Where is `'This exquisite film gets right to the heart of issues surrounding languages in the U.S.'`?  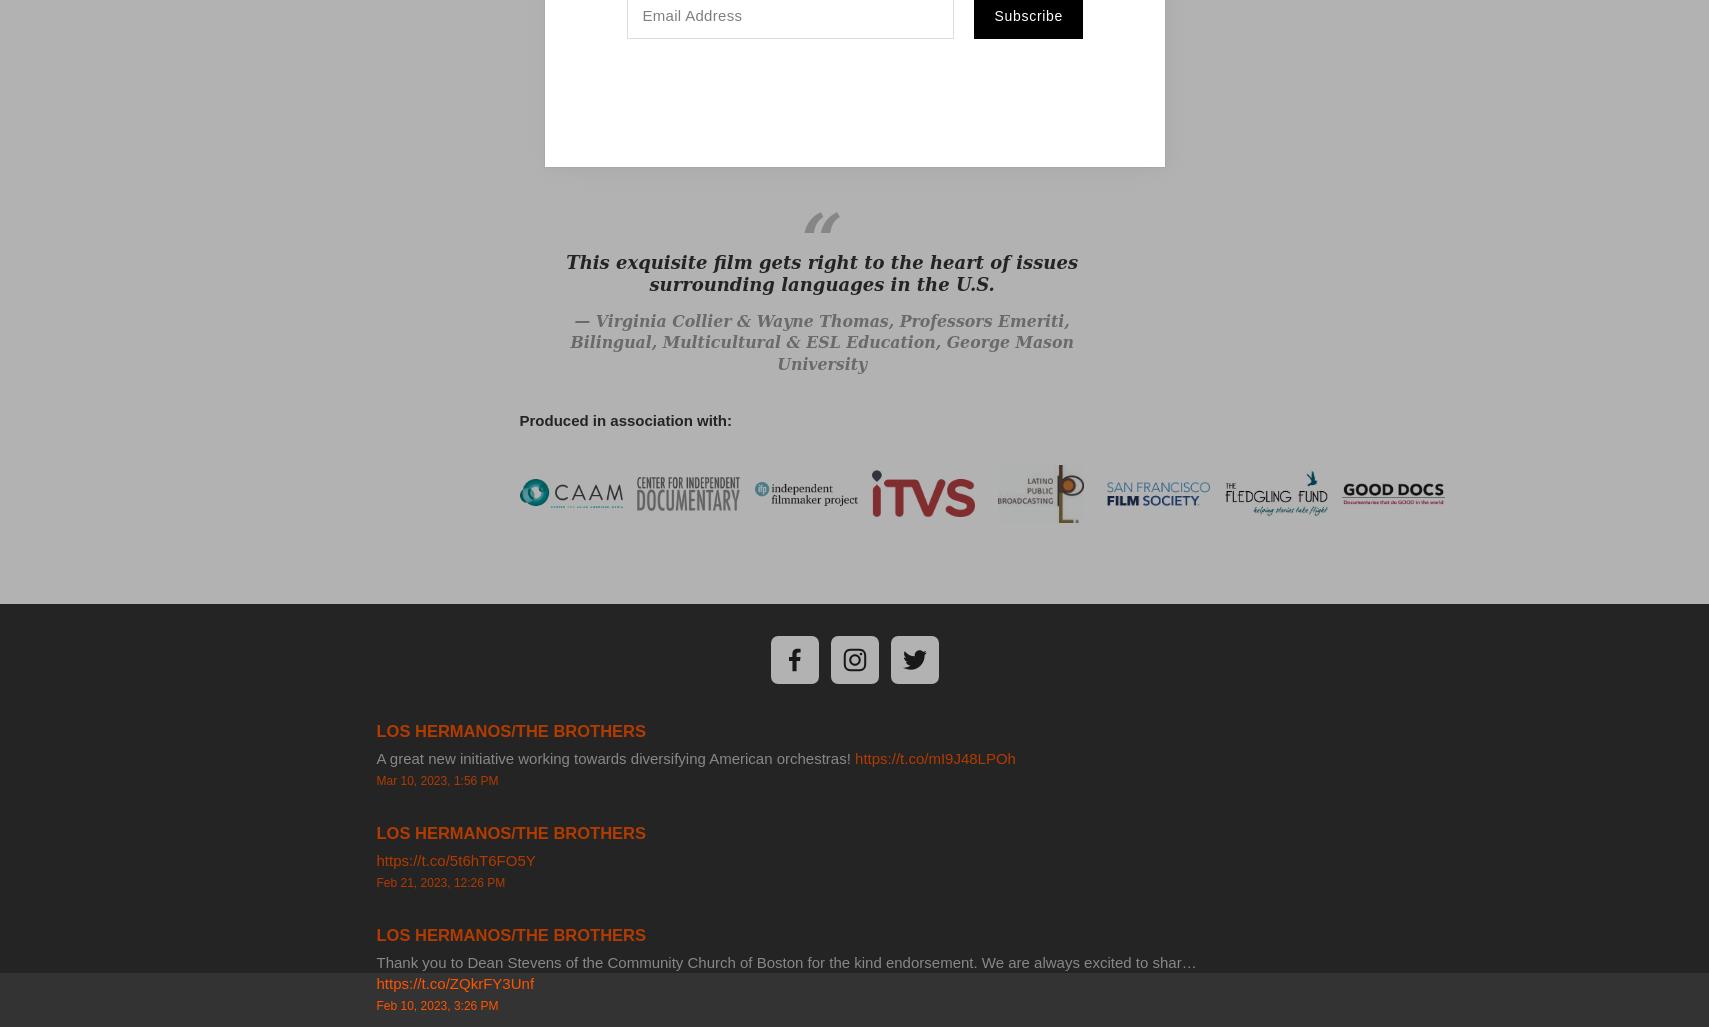
'This exquisite film gets right to the heart of issues surrounding languages in the U.S.' is located at coordinates (565, 272).